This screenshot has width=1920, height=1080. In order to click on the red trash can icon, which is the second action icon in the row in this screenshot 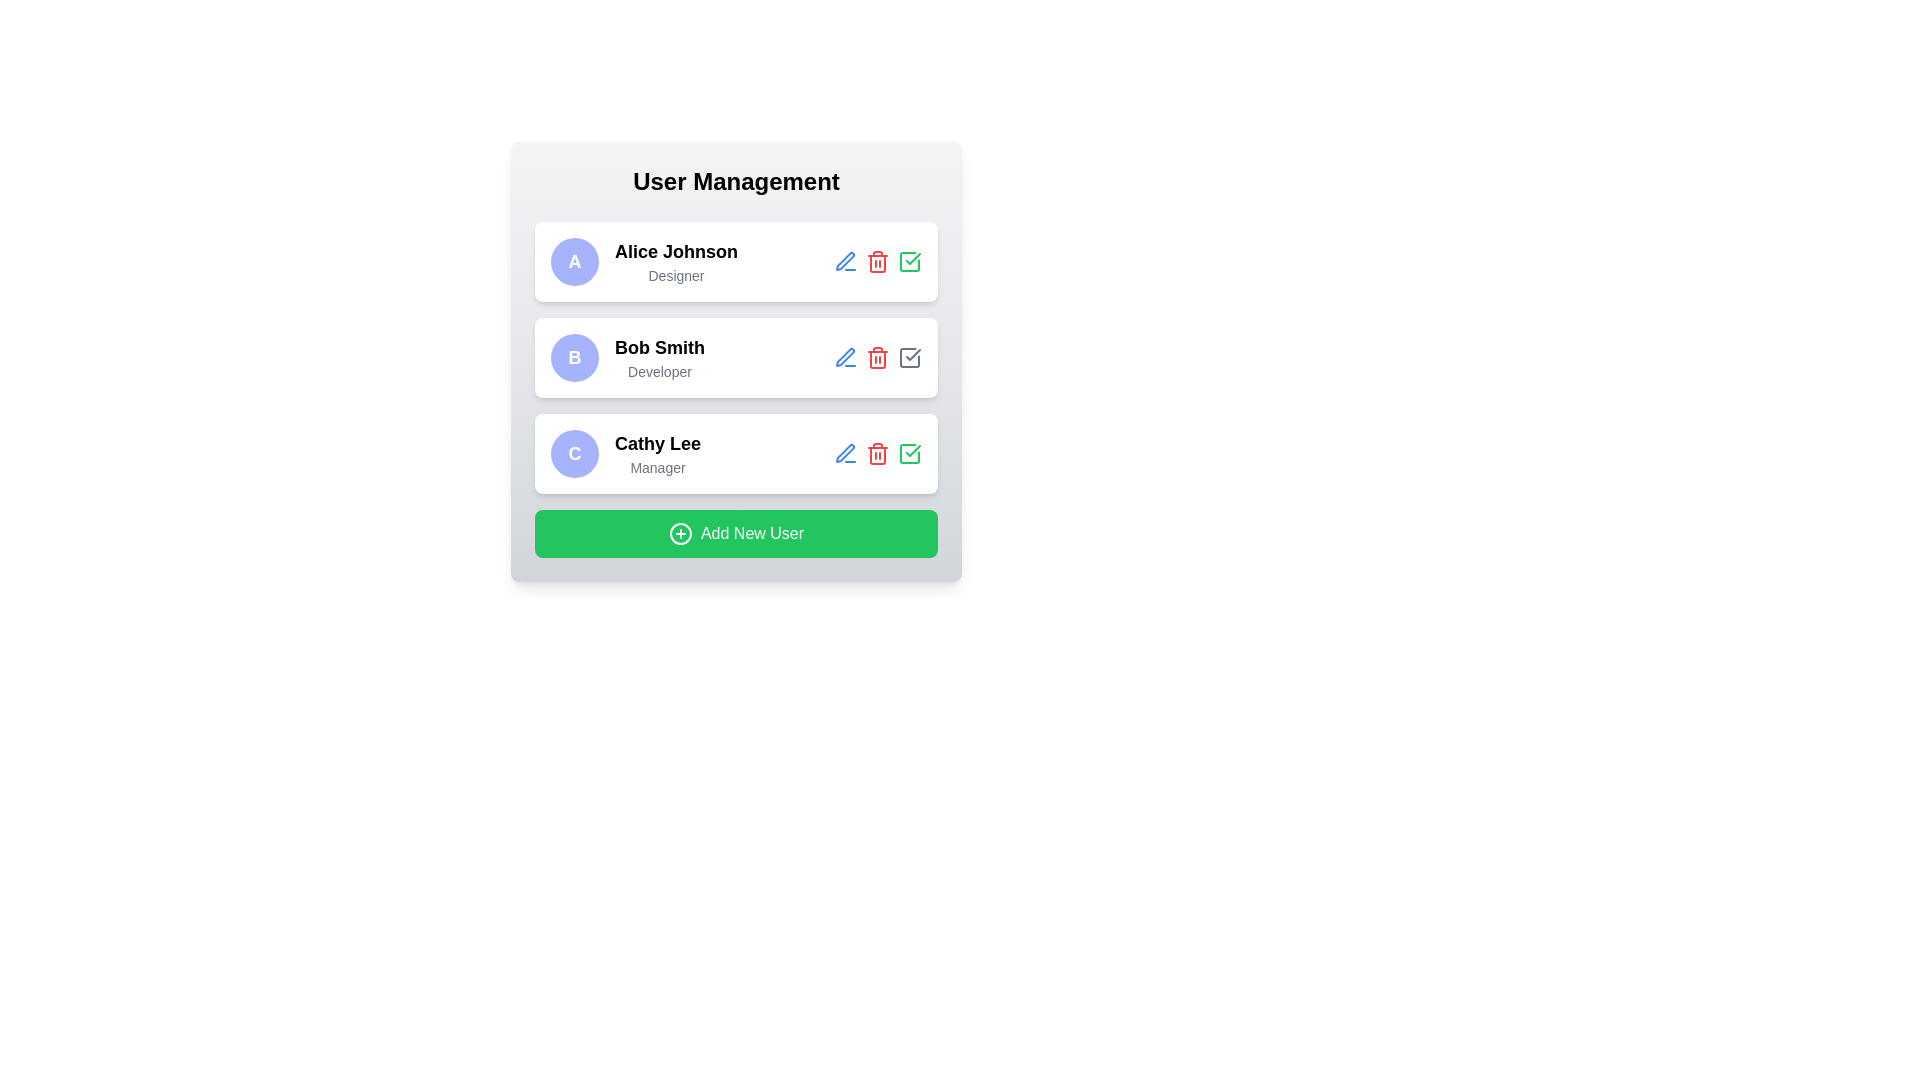, I will do `click(878, 357)`.